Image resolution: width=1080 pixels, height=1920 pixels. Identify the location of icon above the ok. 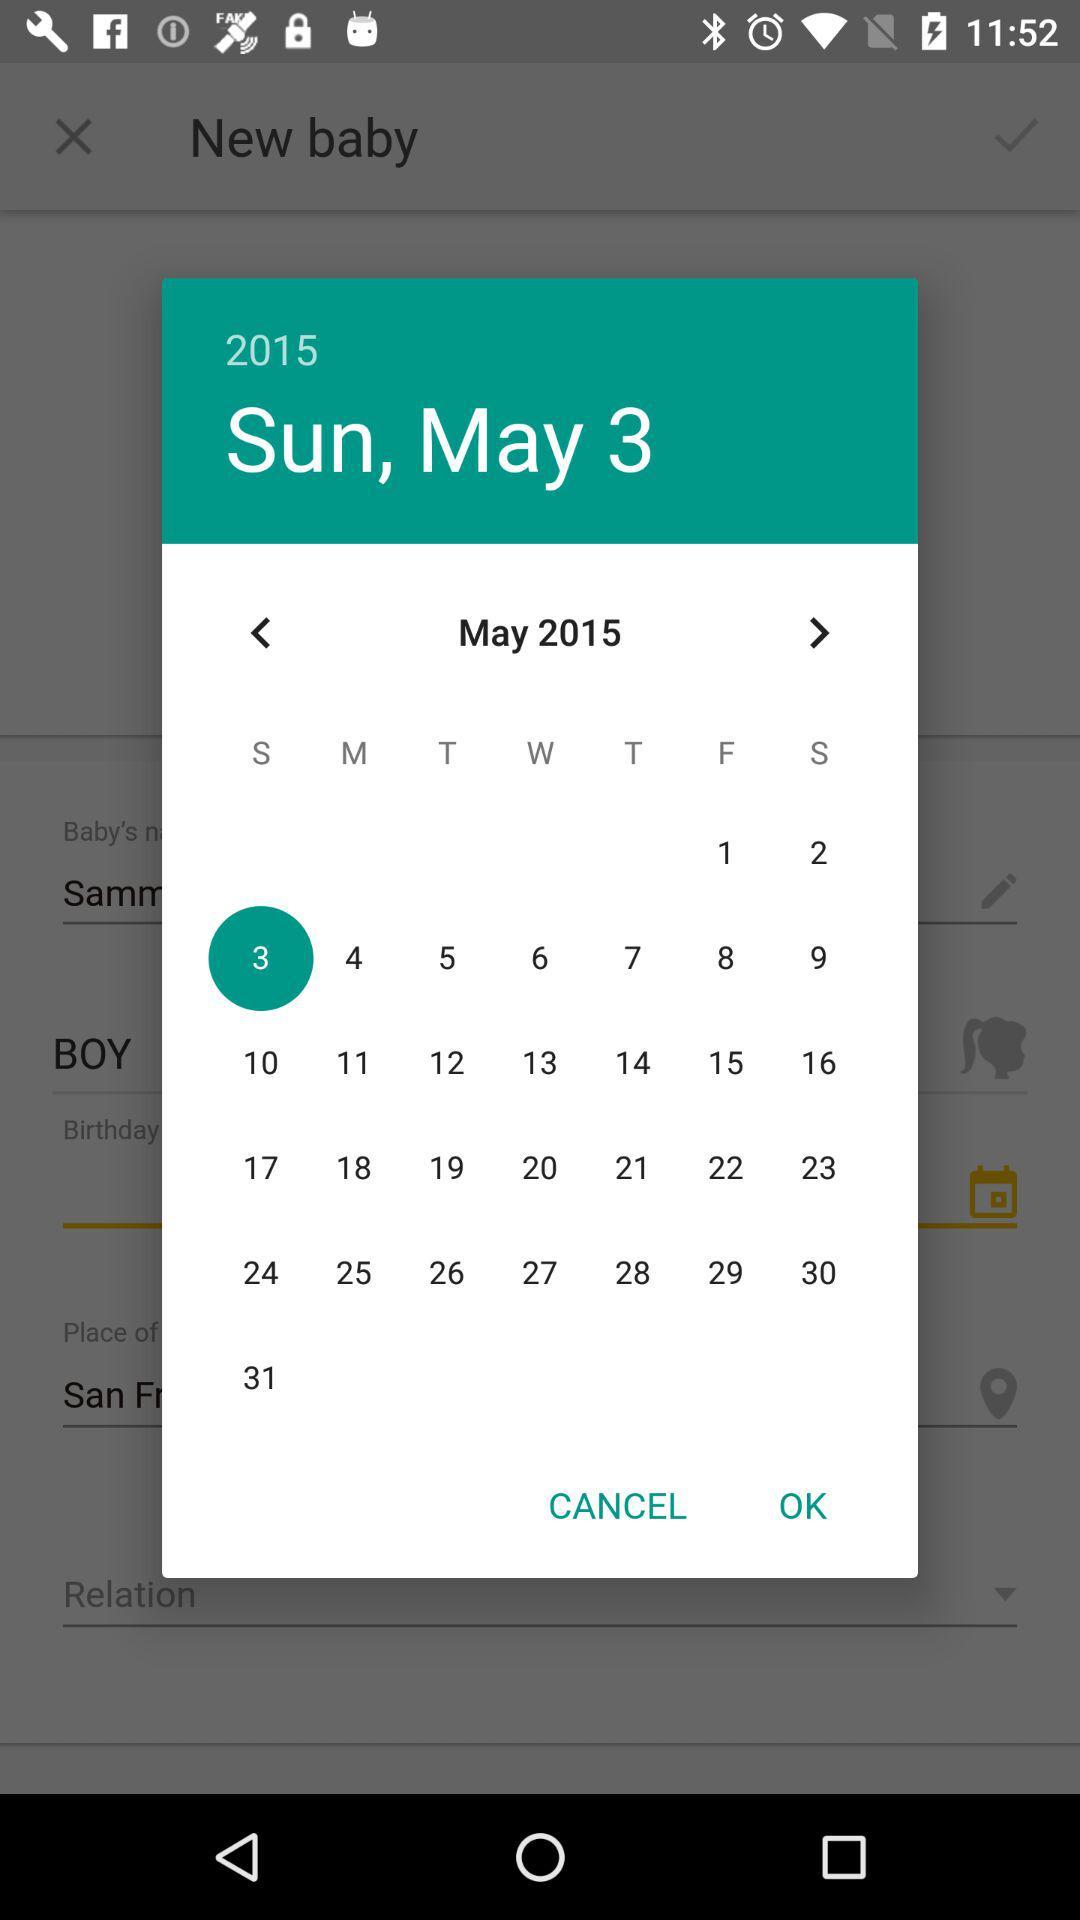
(818, 632).